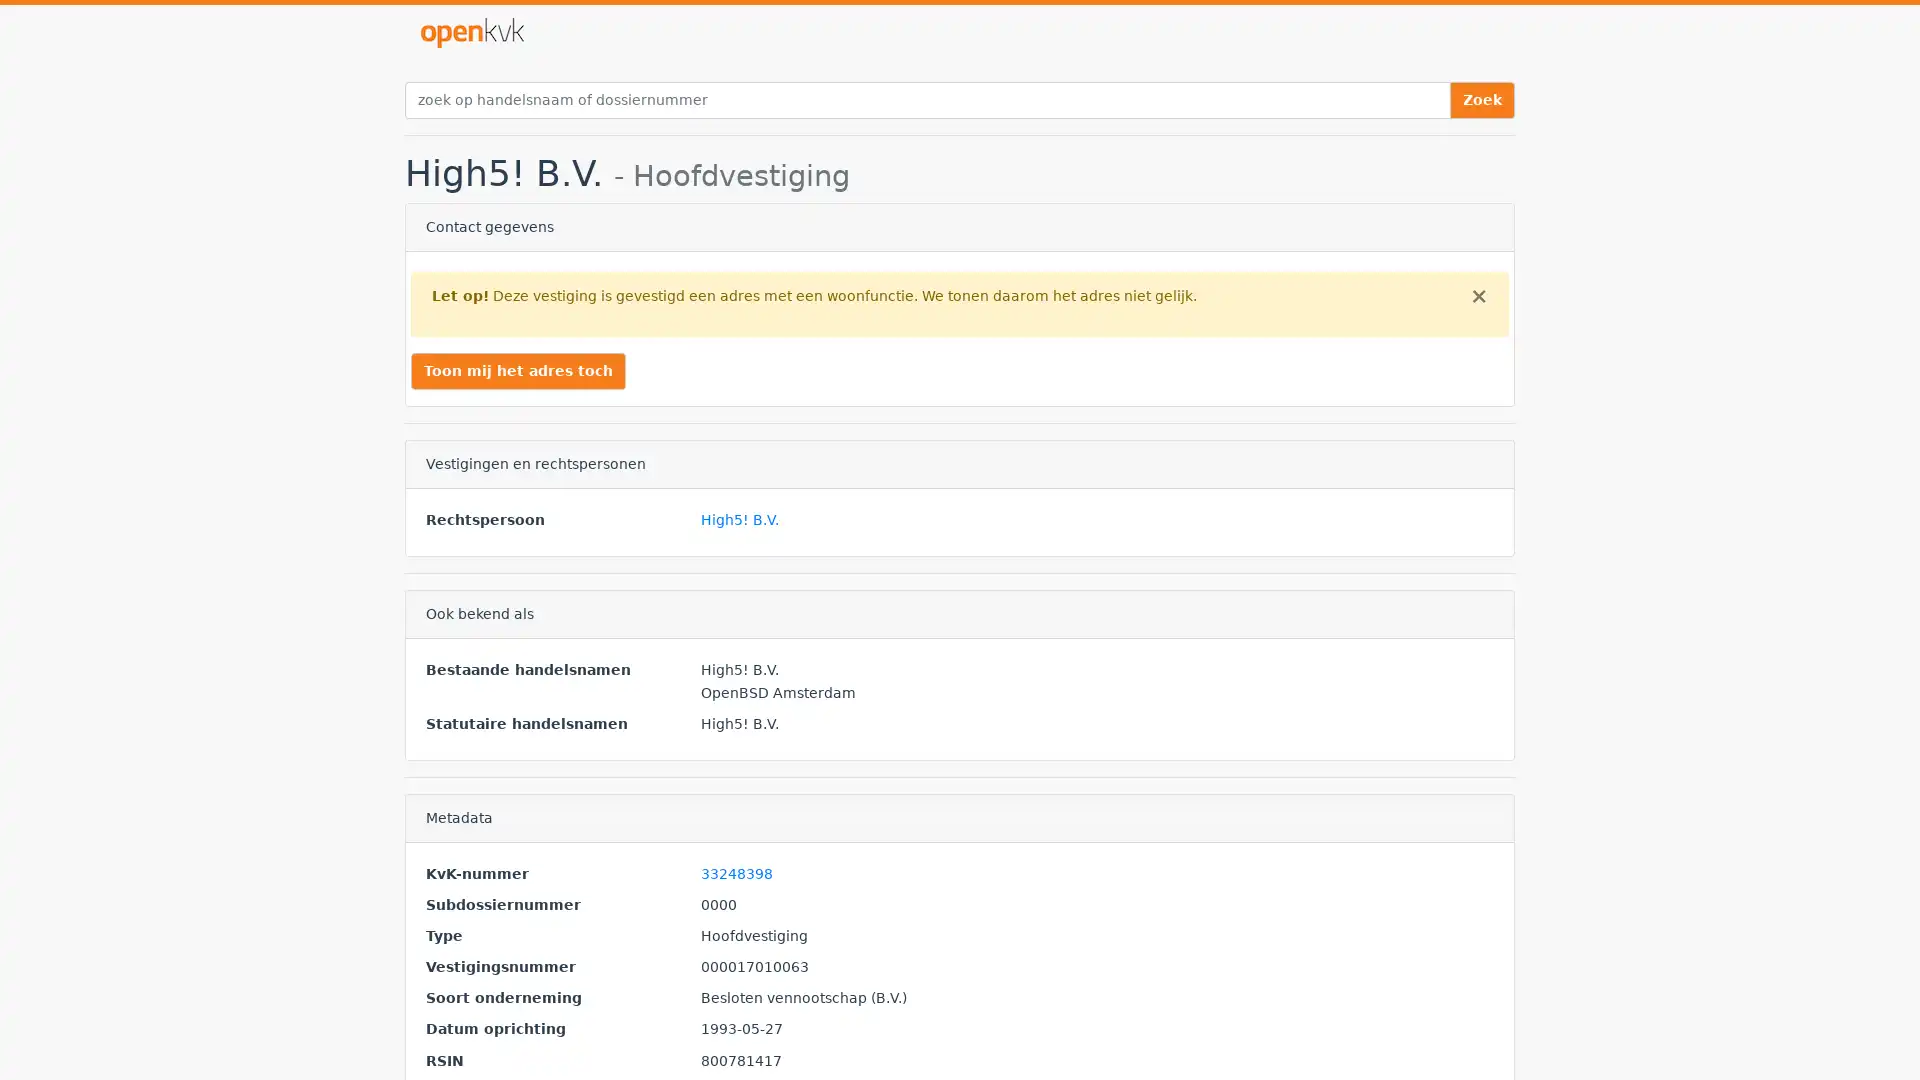 The image size is (1920, 1080). Describe the element at coordinates (1482, 99) in the screenshot. I see `Zoek` at that location.